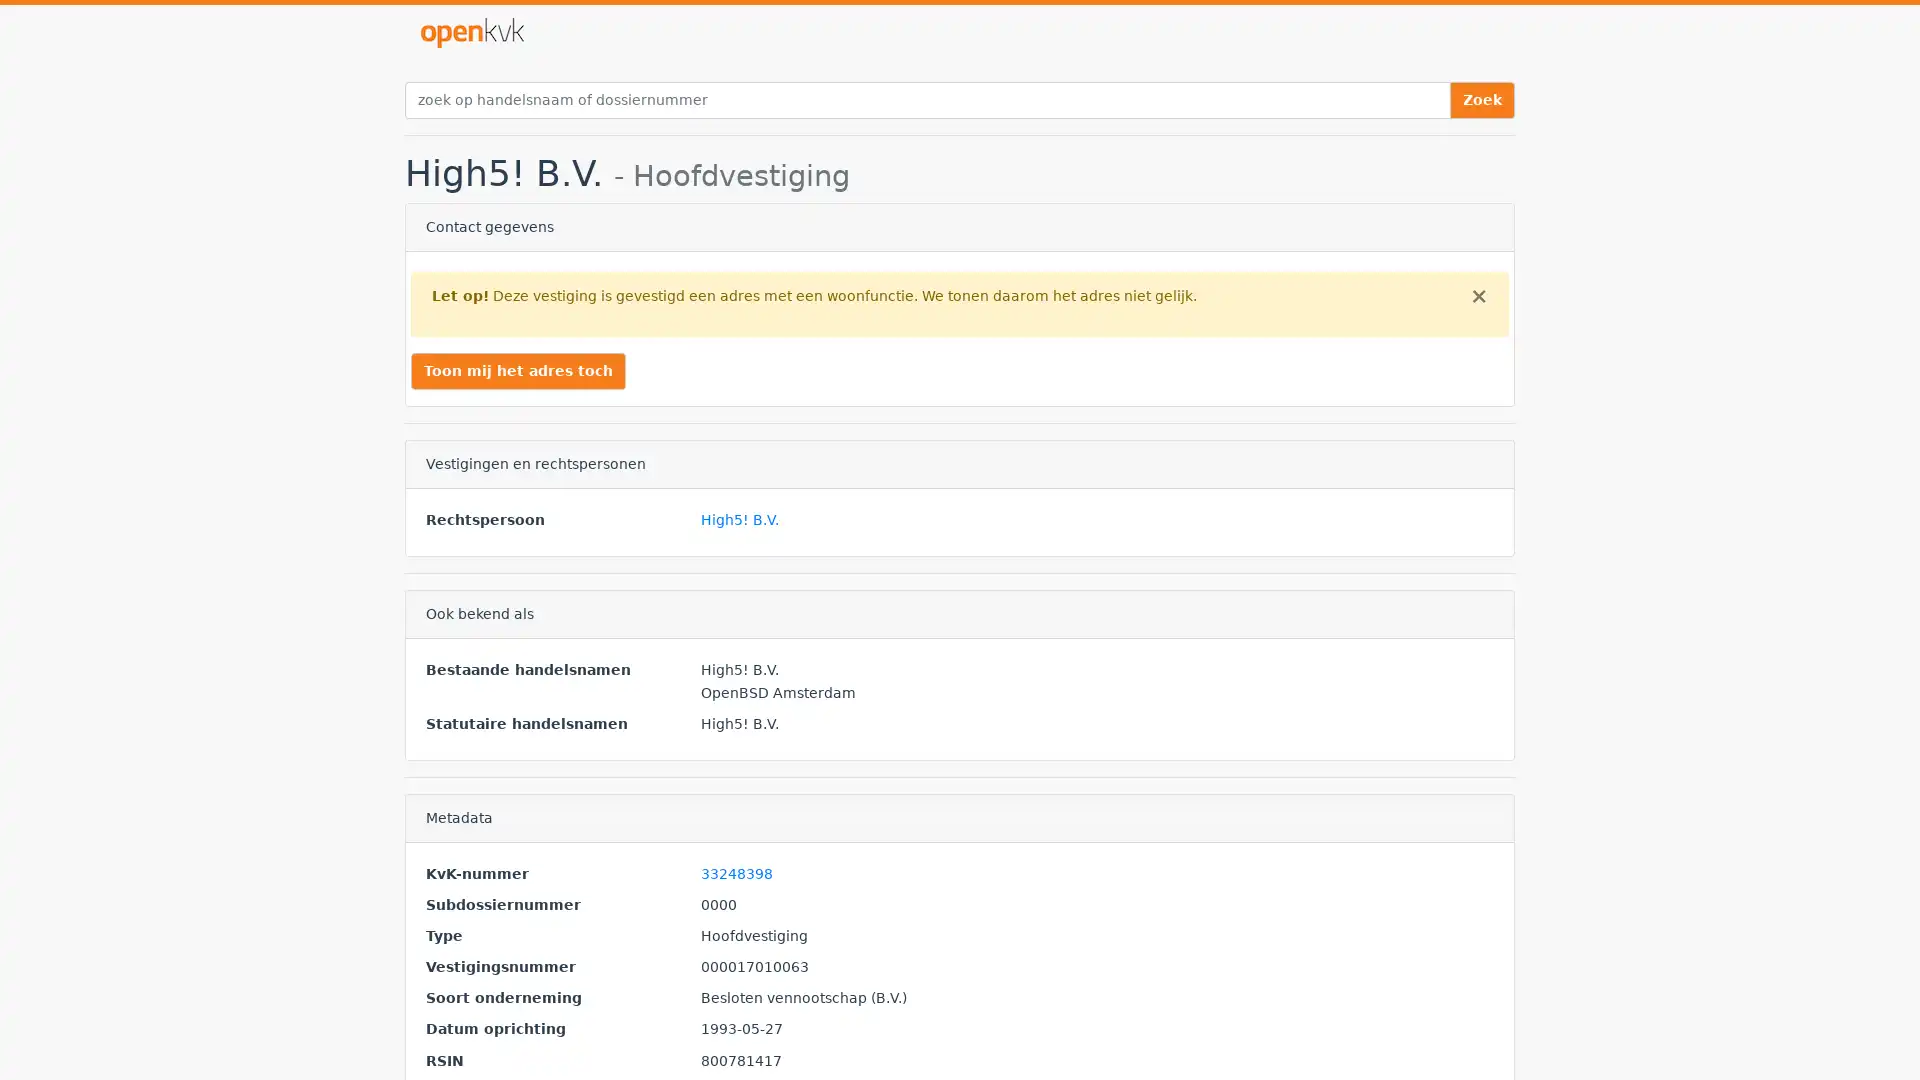 The image size is (1920, 1080). Describe the element at coordinates (1482, 99) in the screenshot. I see `Zoek` at that location.